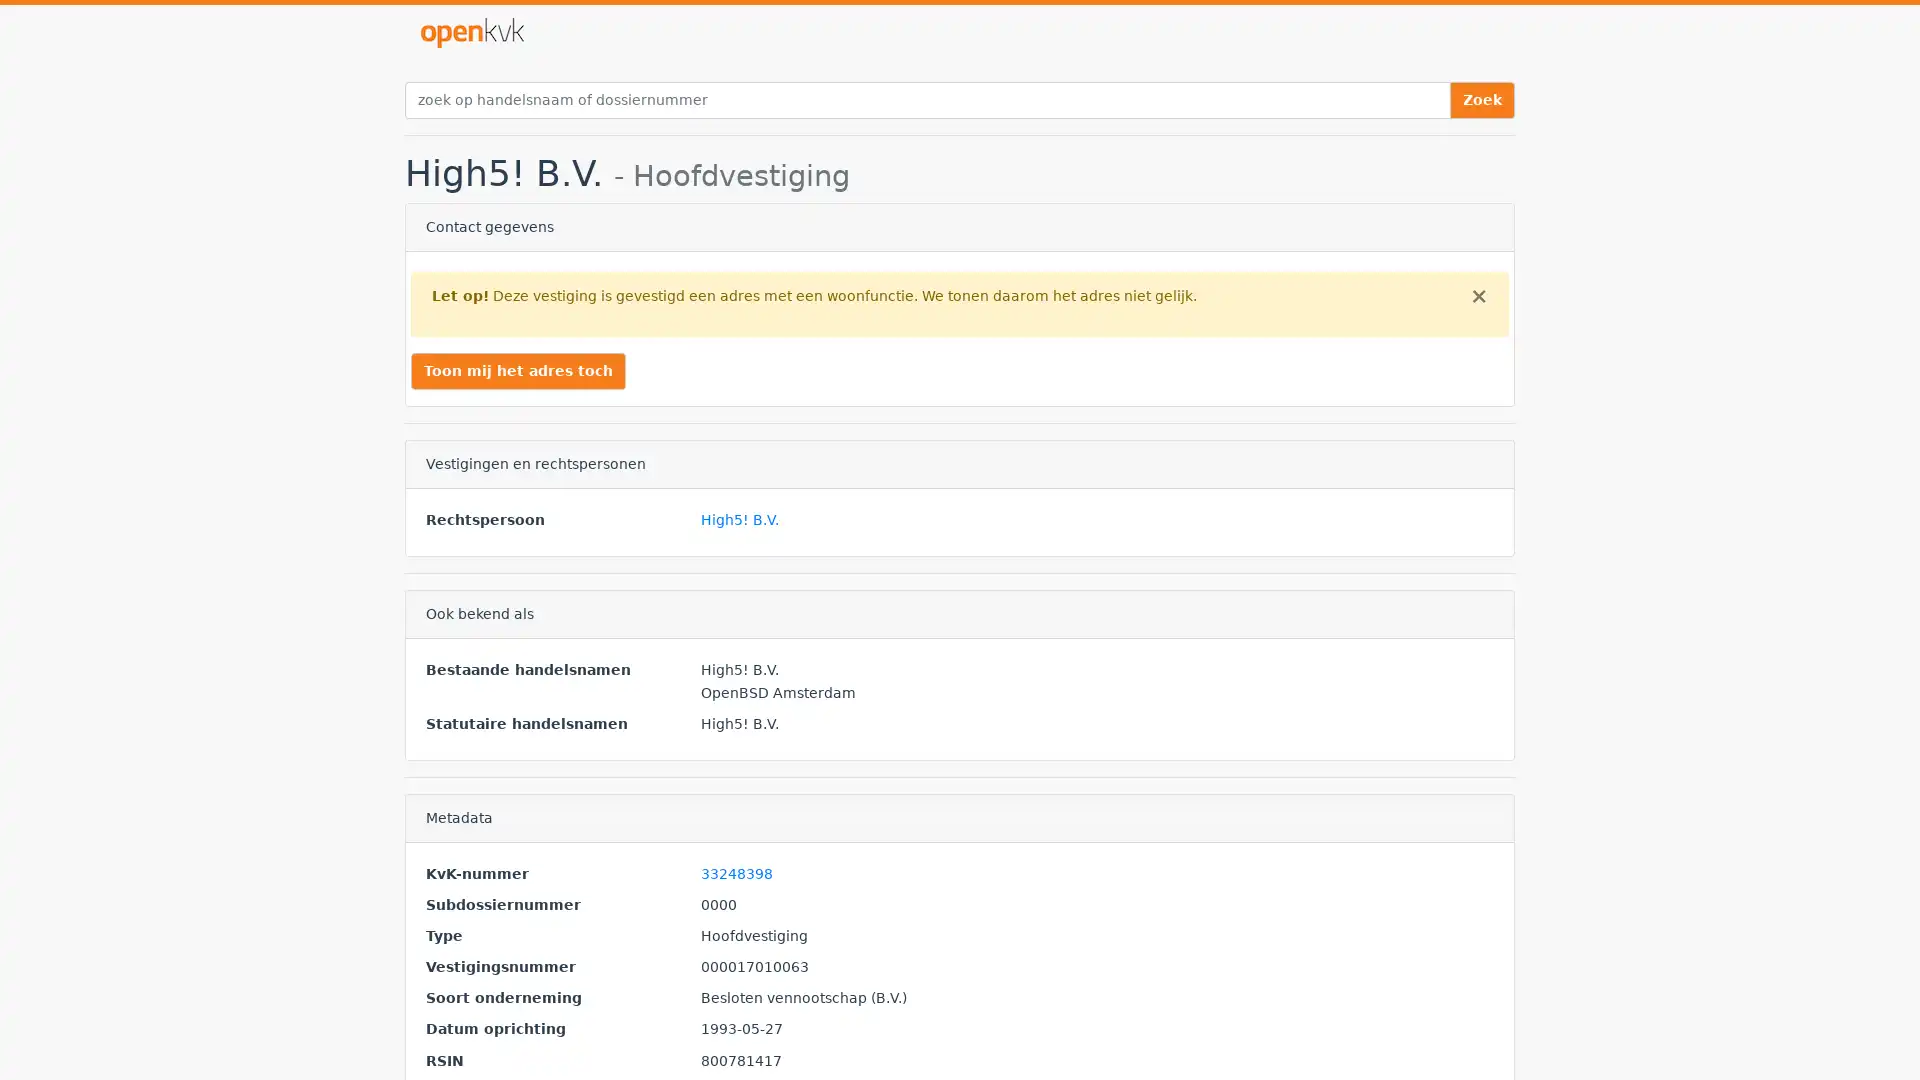 The image size is (1920, 1080). Describe the element at coordinates (1482, 99) in the screenshot. I see `Zoek` at that location.